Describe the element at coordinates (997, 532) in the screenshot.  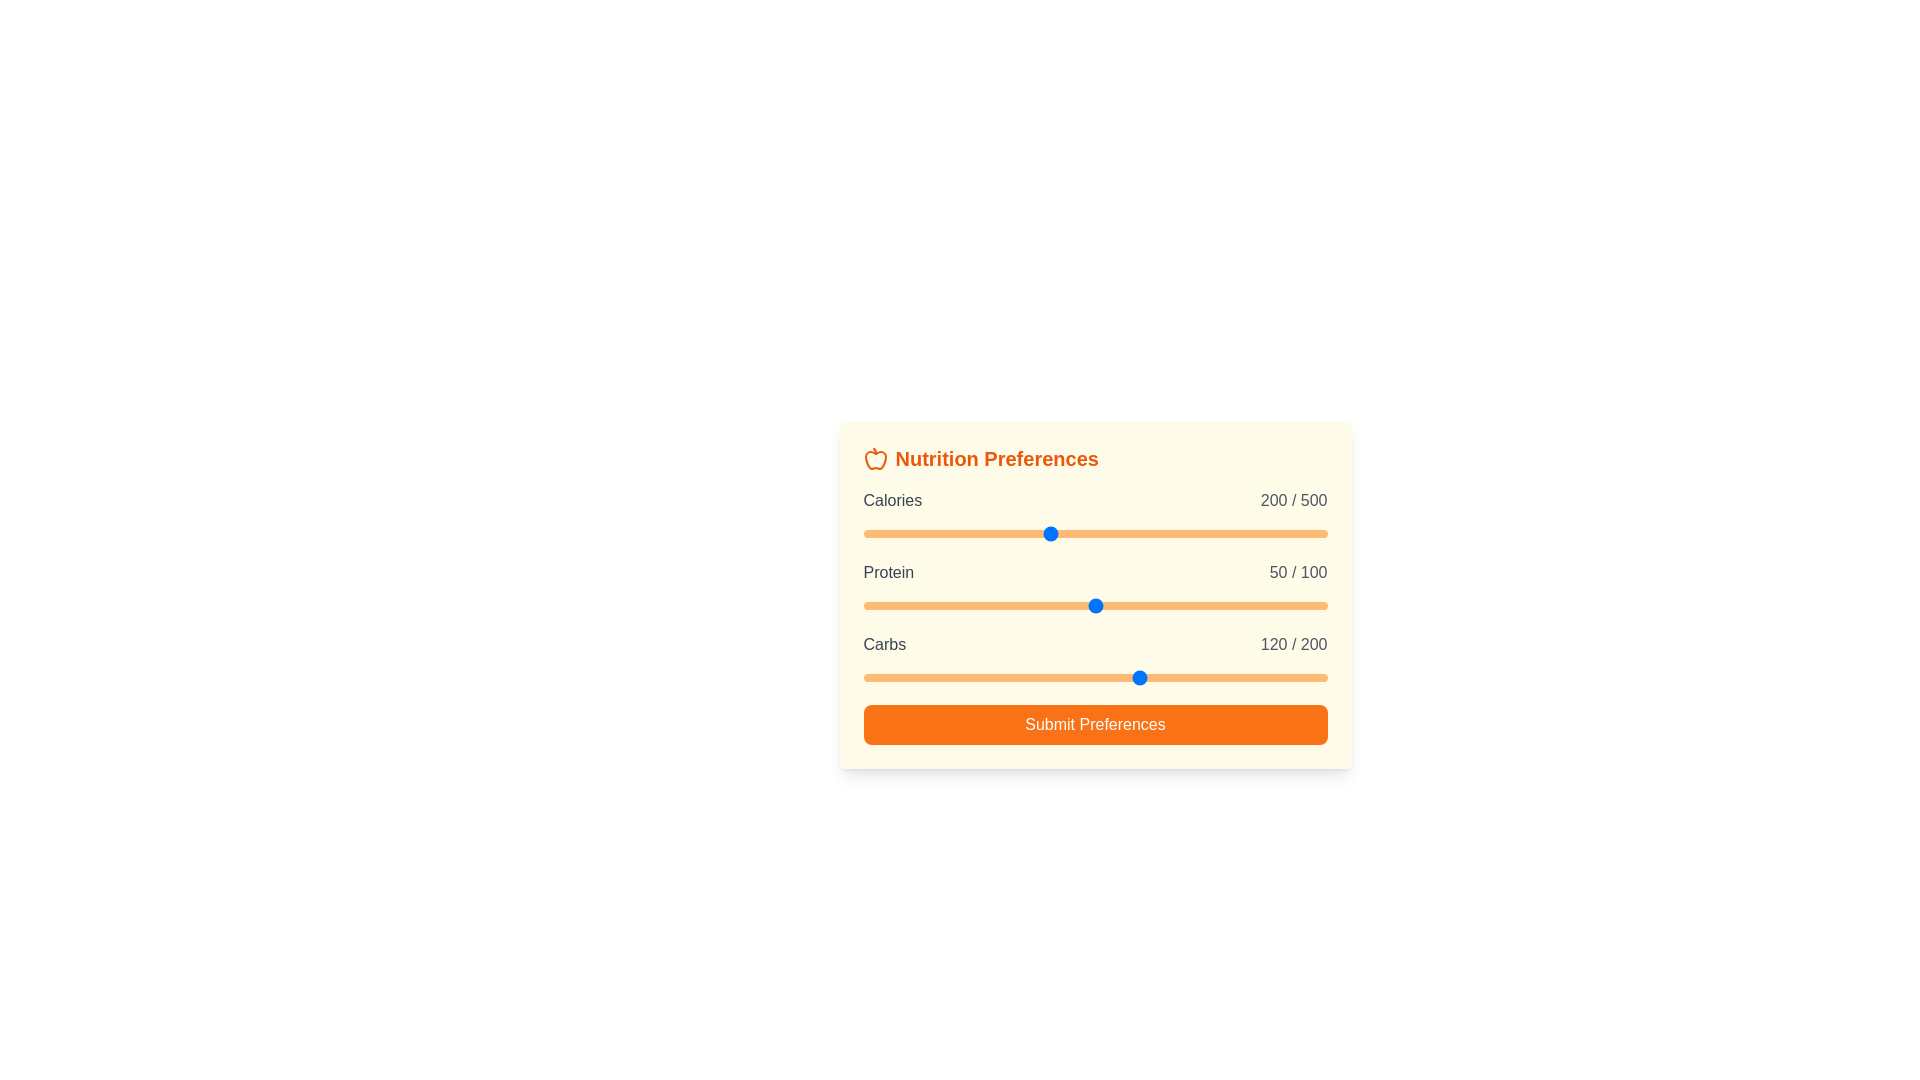
I see `calorie intake` at that location.